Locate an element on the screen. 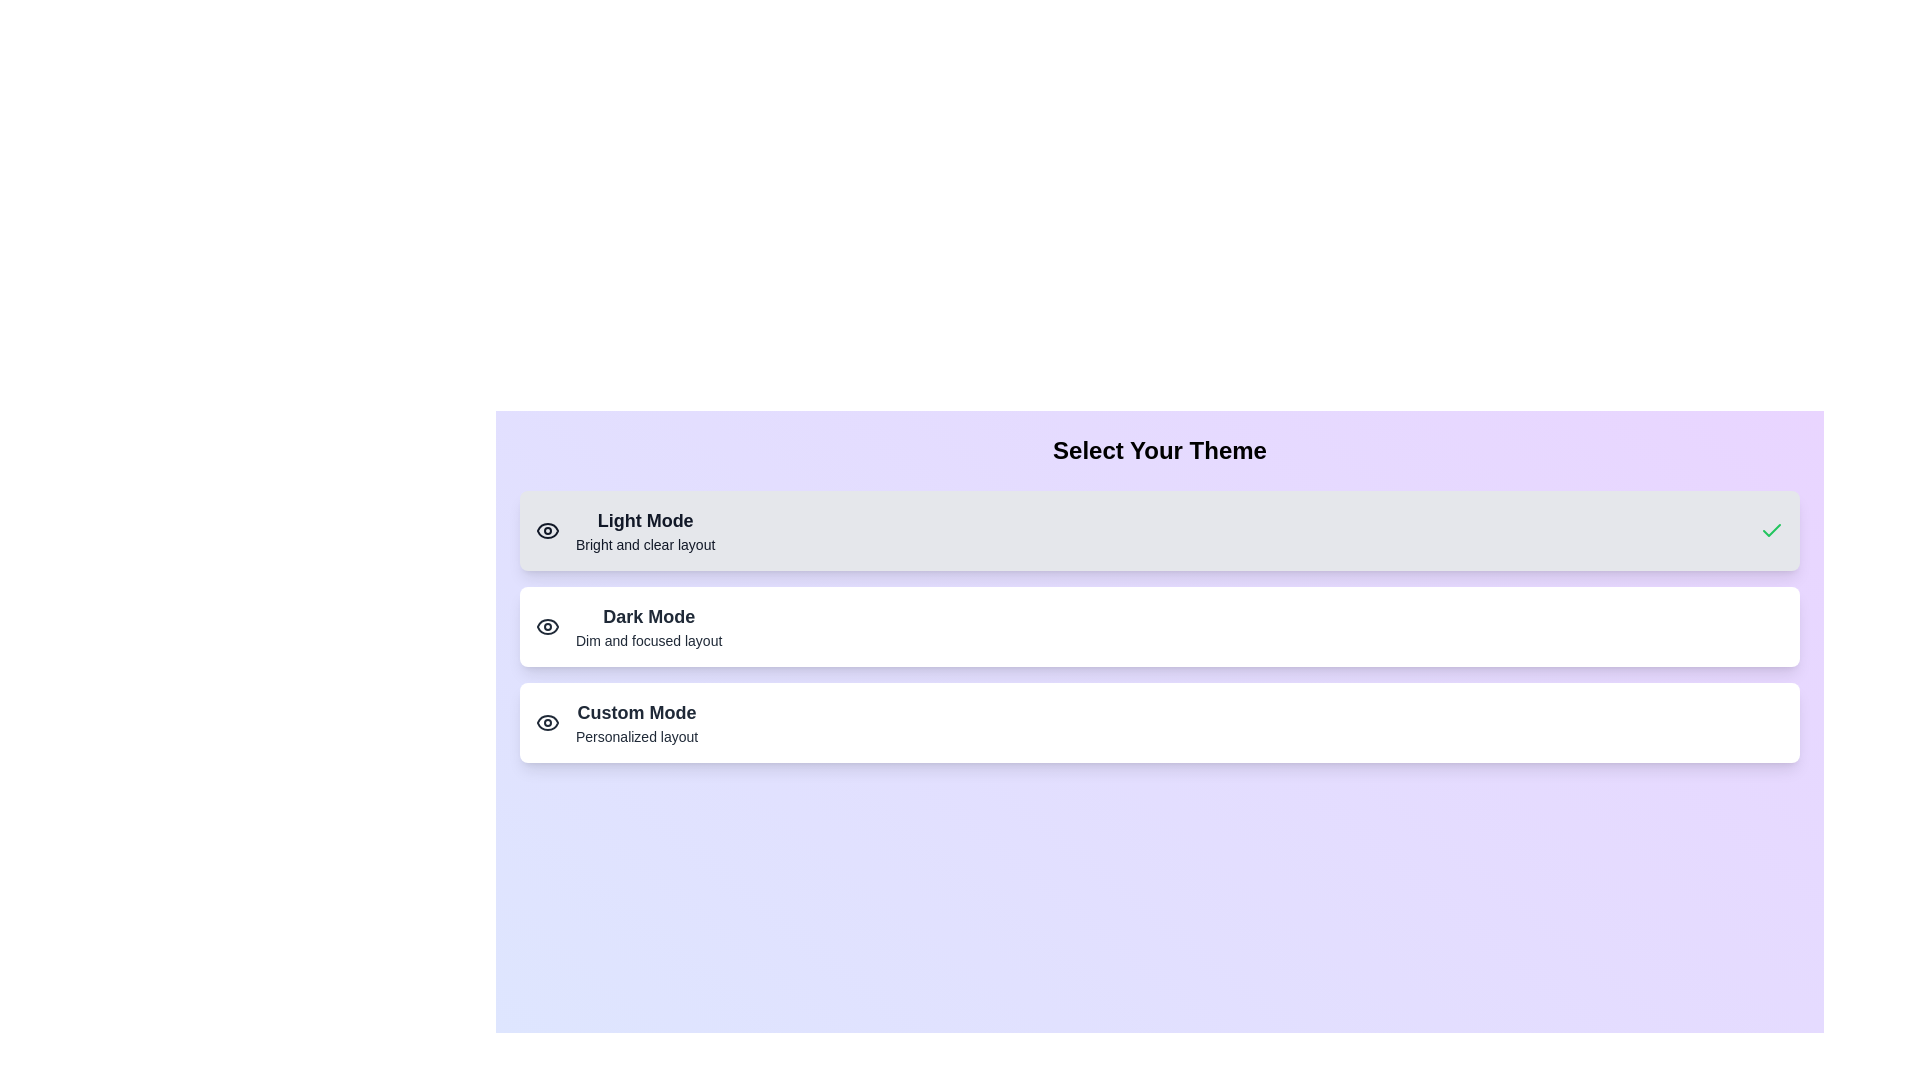 Image resolution: width=1920 pixels, height=1080 pixels. the theme button corresponding to Dark Mode is located at coordinates (1160, 626).